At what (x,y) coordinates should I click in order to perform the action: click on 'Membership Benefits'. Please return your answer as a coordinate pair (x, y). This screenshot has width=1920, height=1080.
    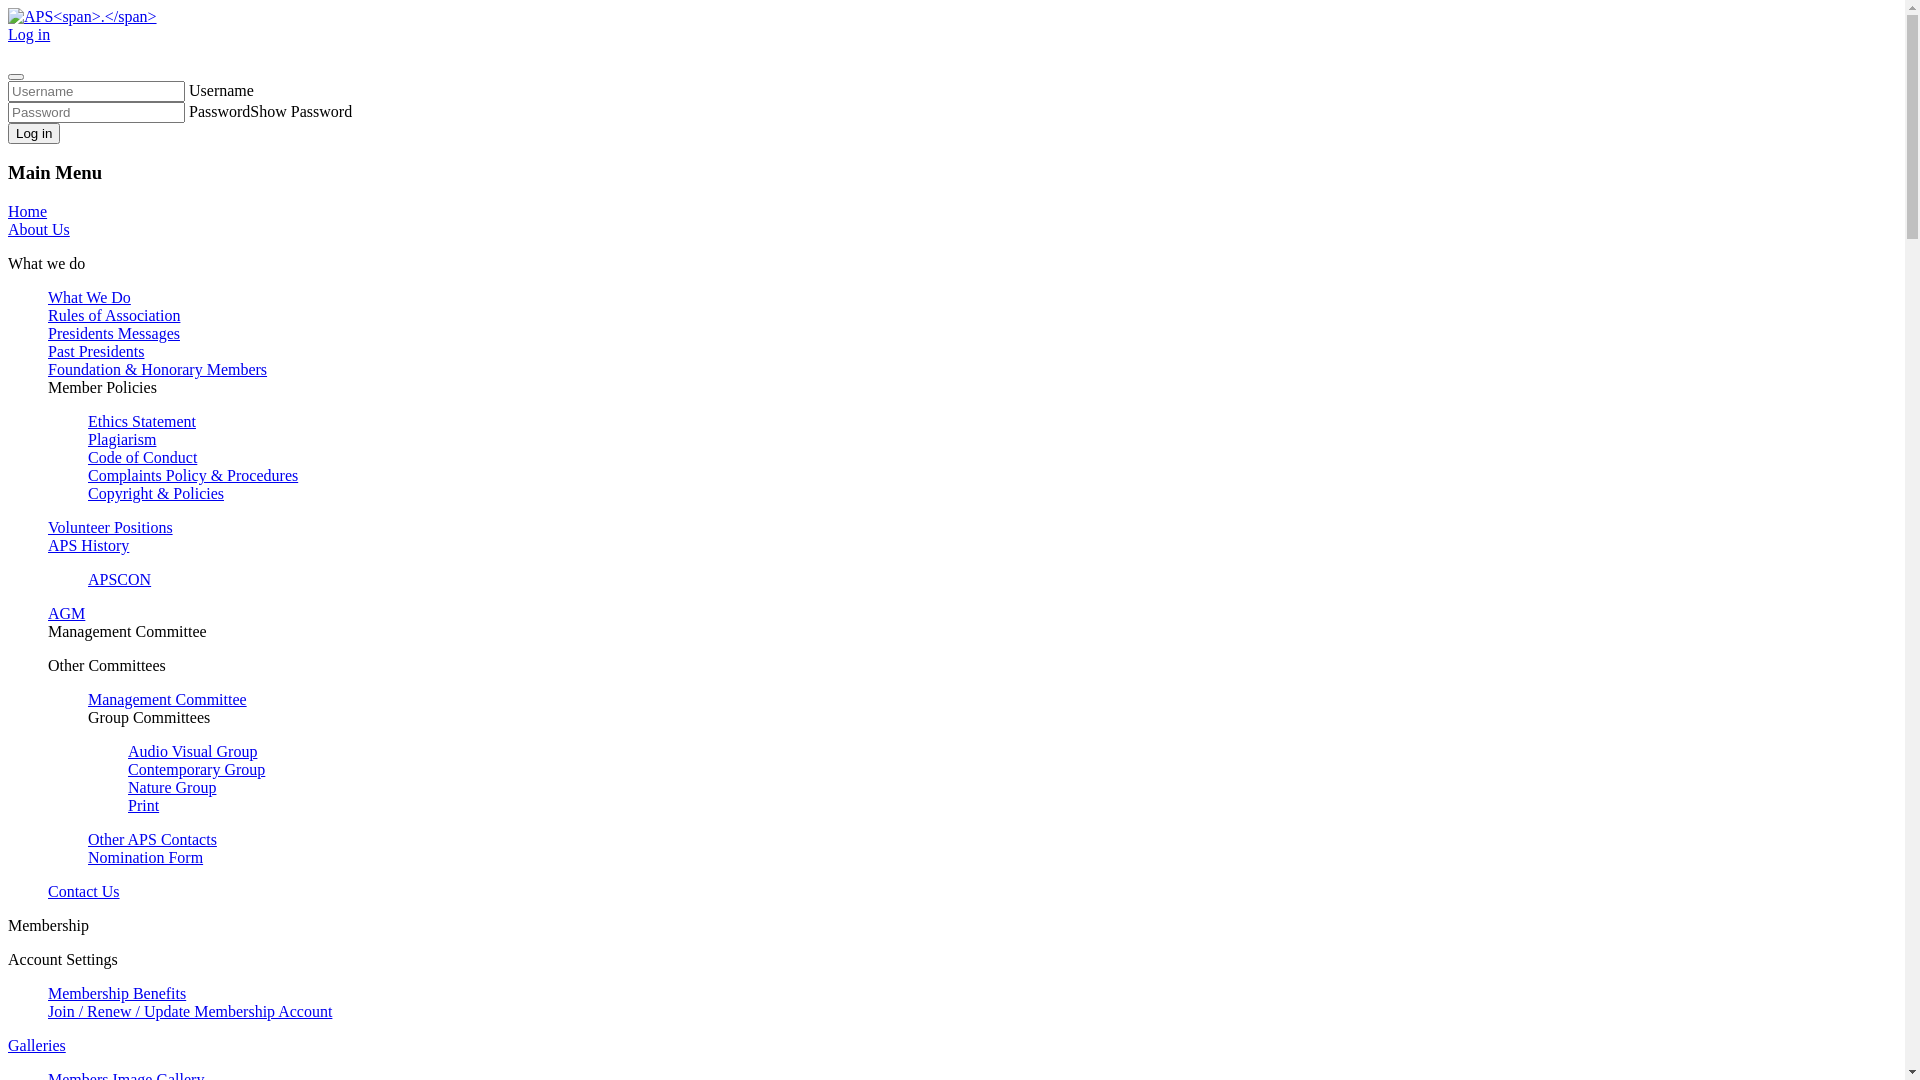
    Looking at the image, I should click on (115, 993).